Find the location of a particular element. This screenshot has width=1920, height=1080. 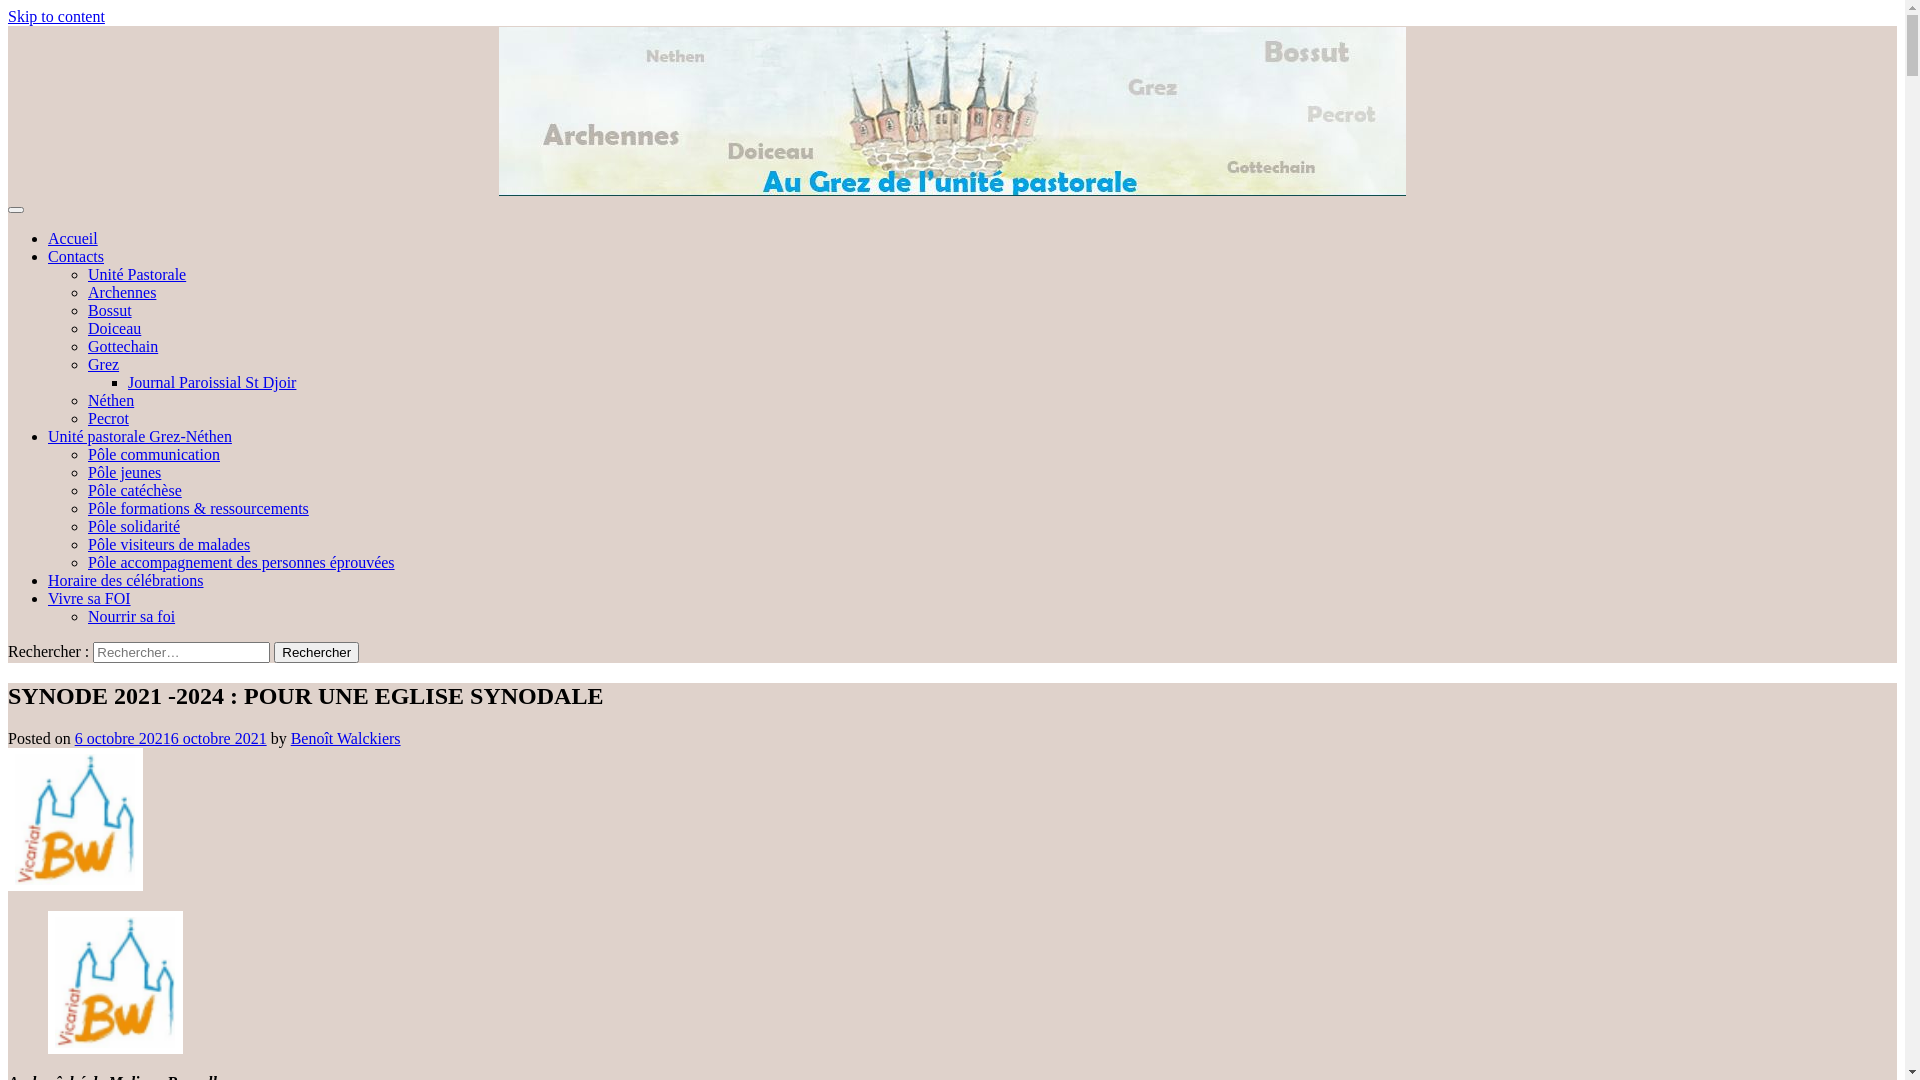

'Archennes' is located at coordinates (120, 292).